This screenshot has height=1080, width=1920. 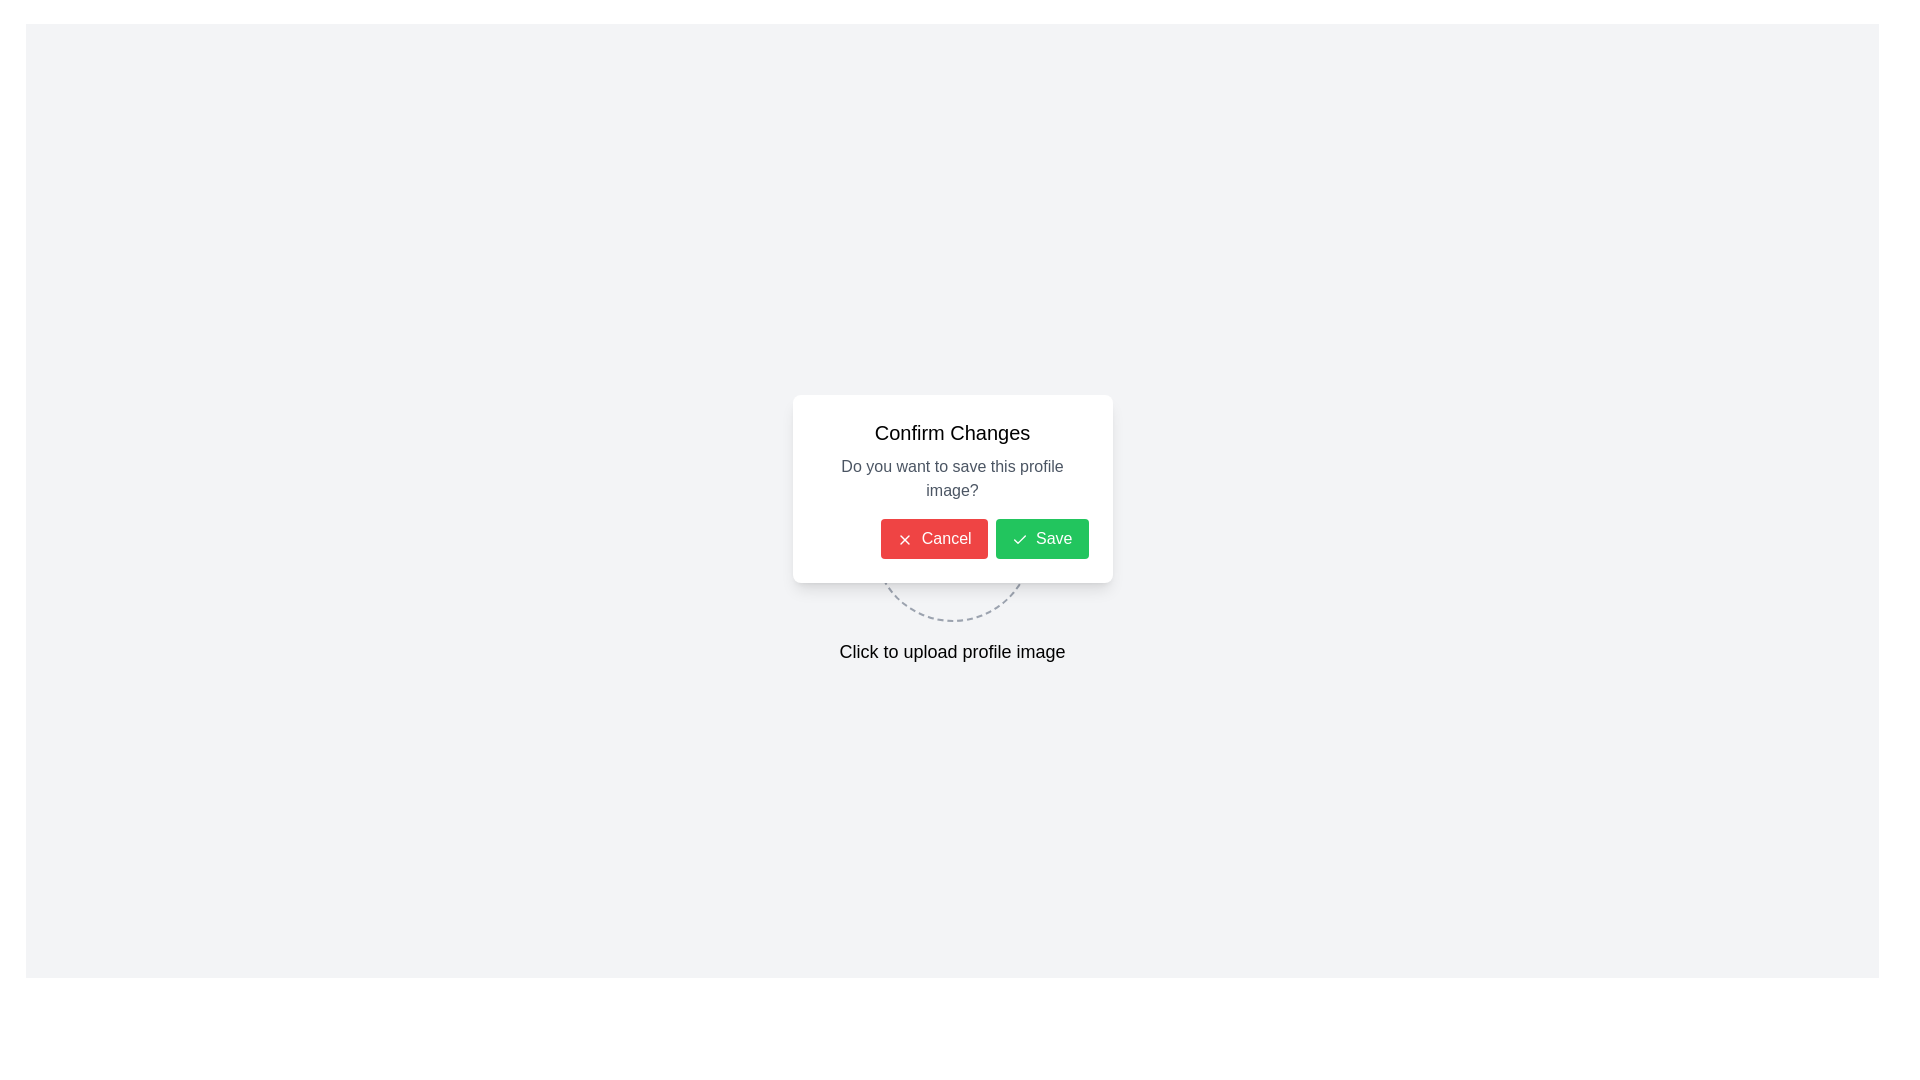 I want to click on the 'Cancel' button in the confirmation control set of the modal dialog, so click(x=951, y=538).